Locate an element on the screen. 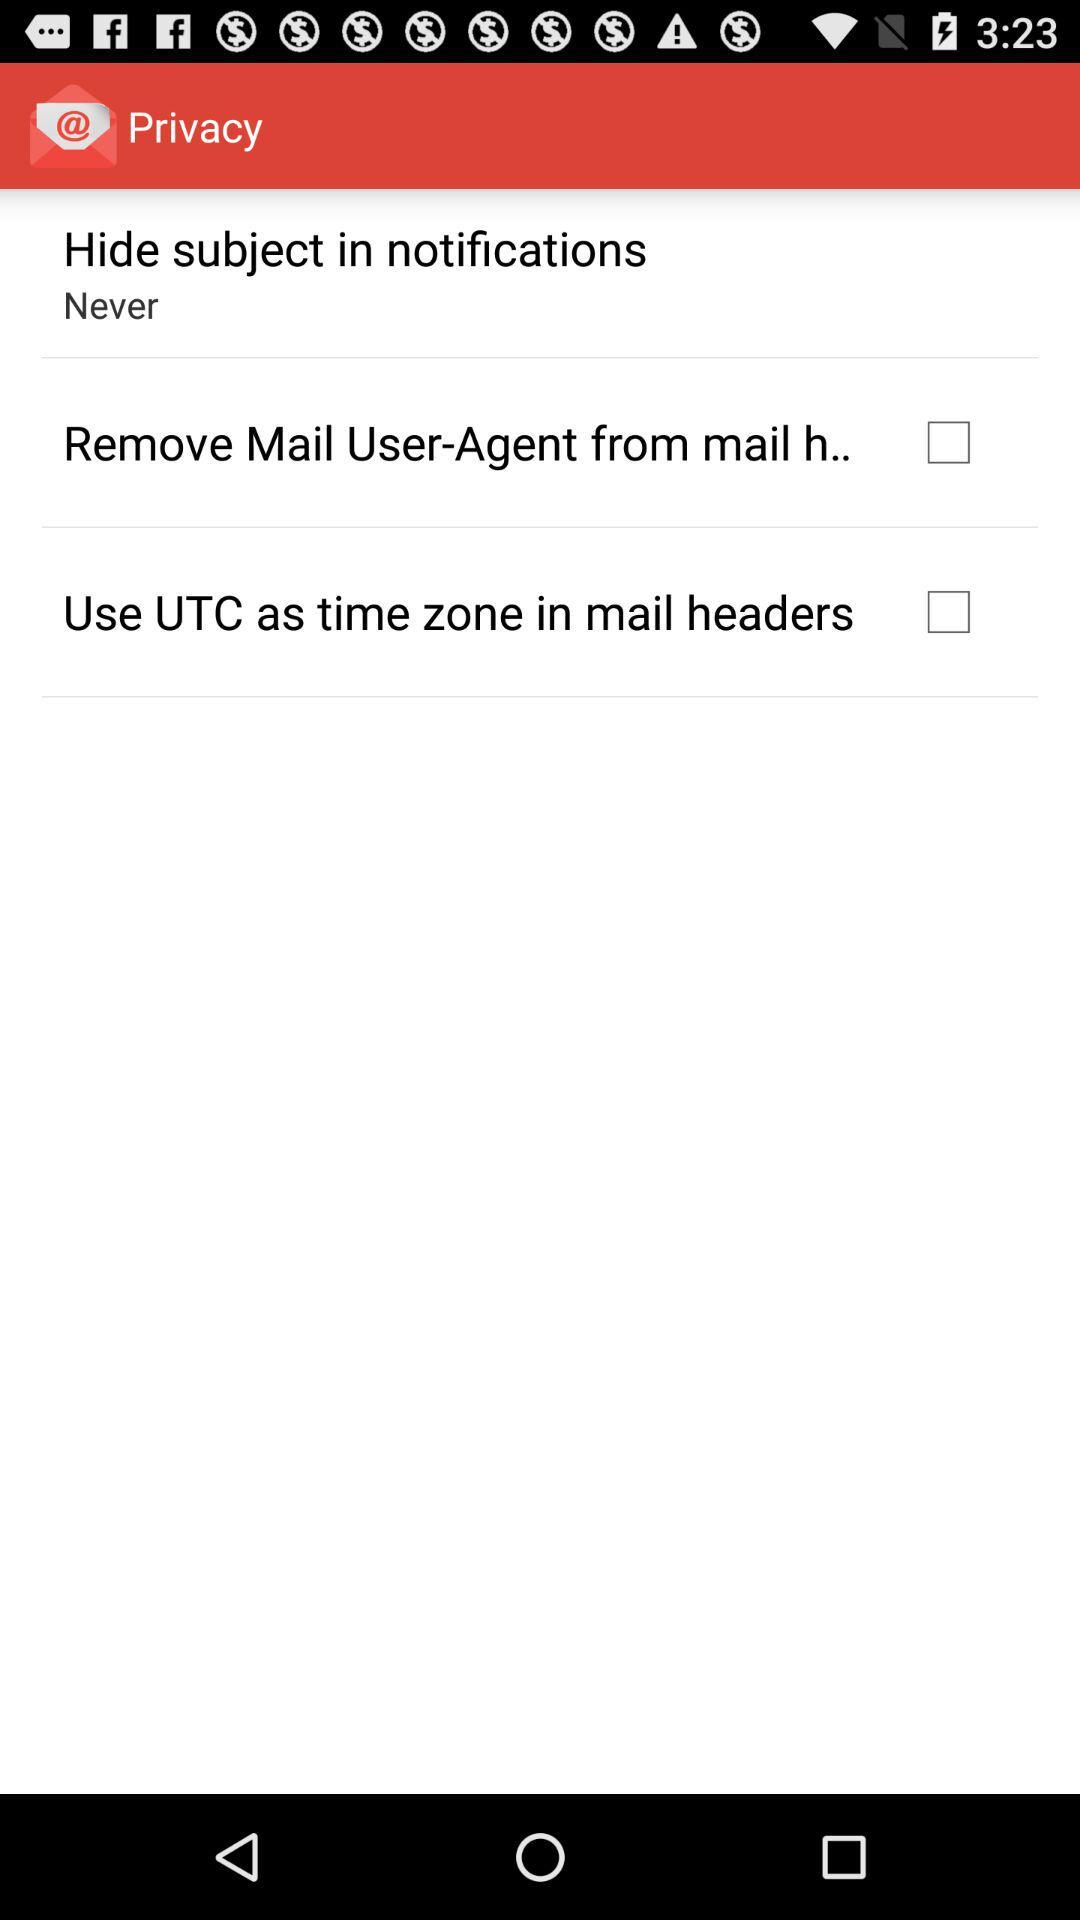  the hide subject in icon is located at coordinates (354, 246).